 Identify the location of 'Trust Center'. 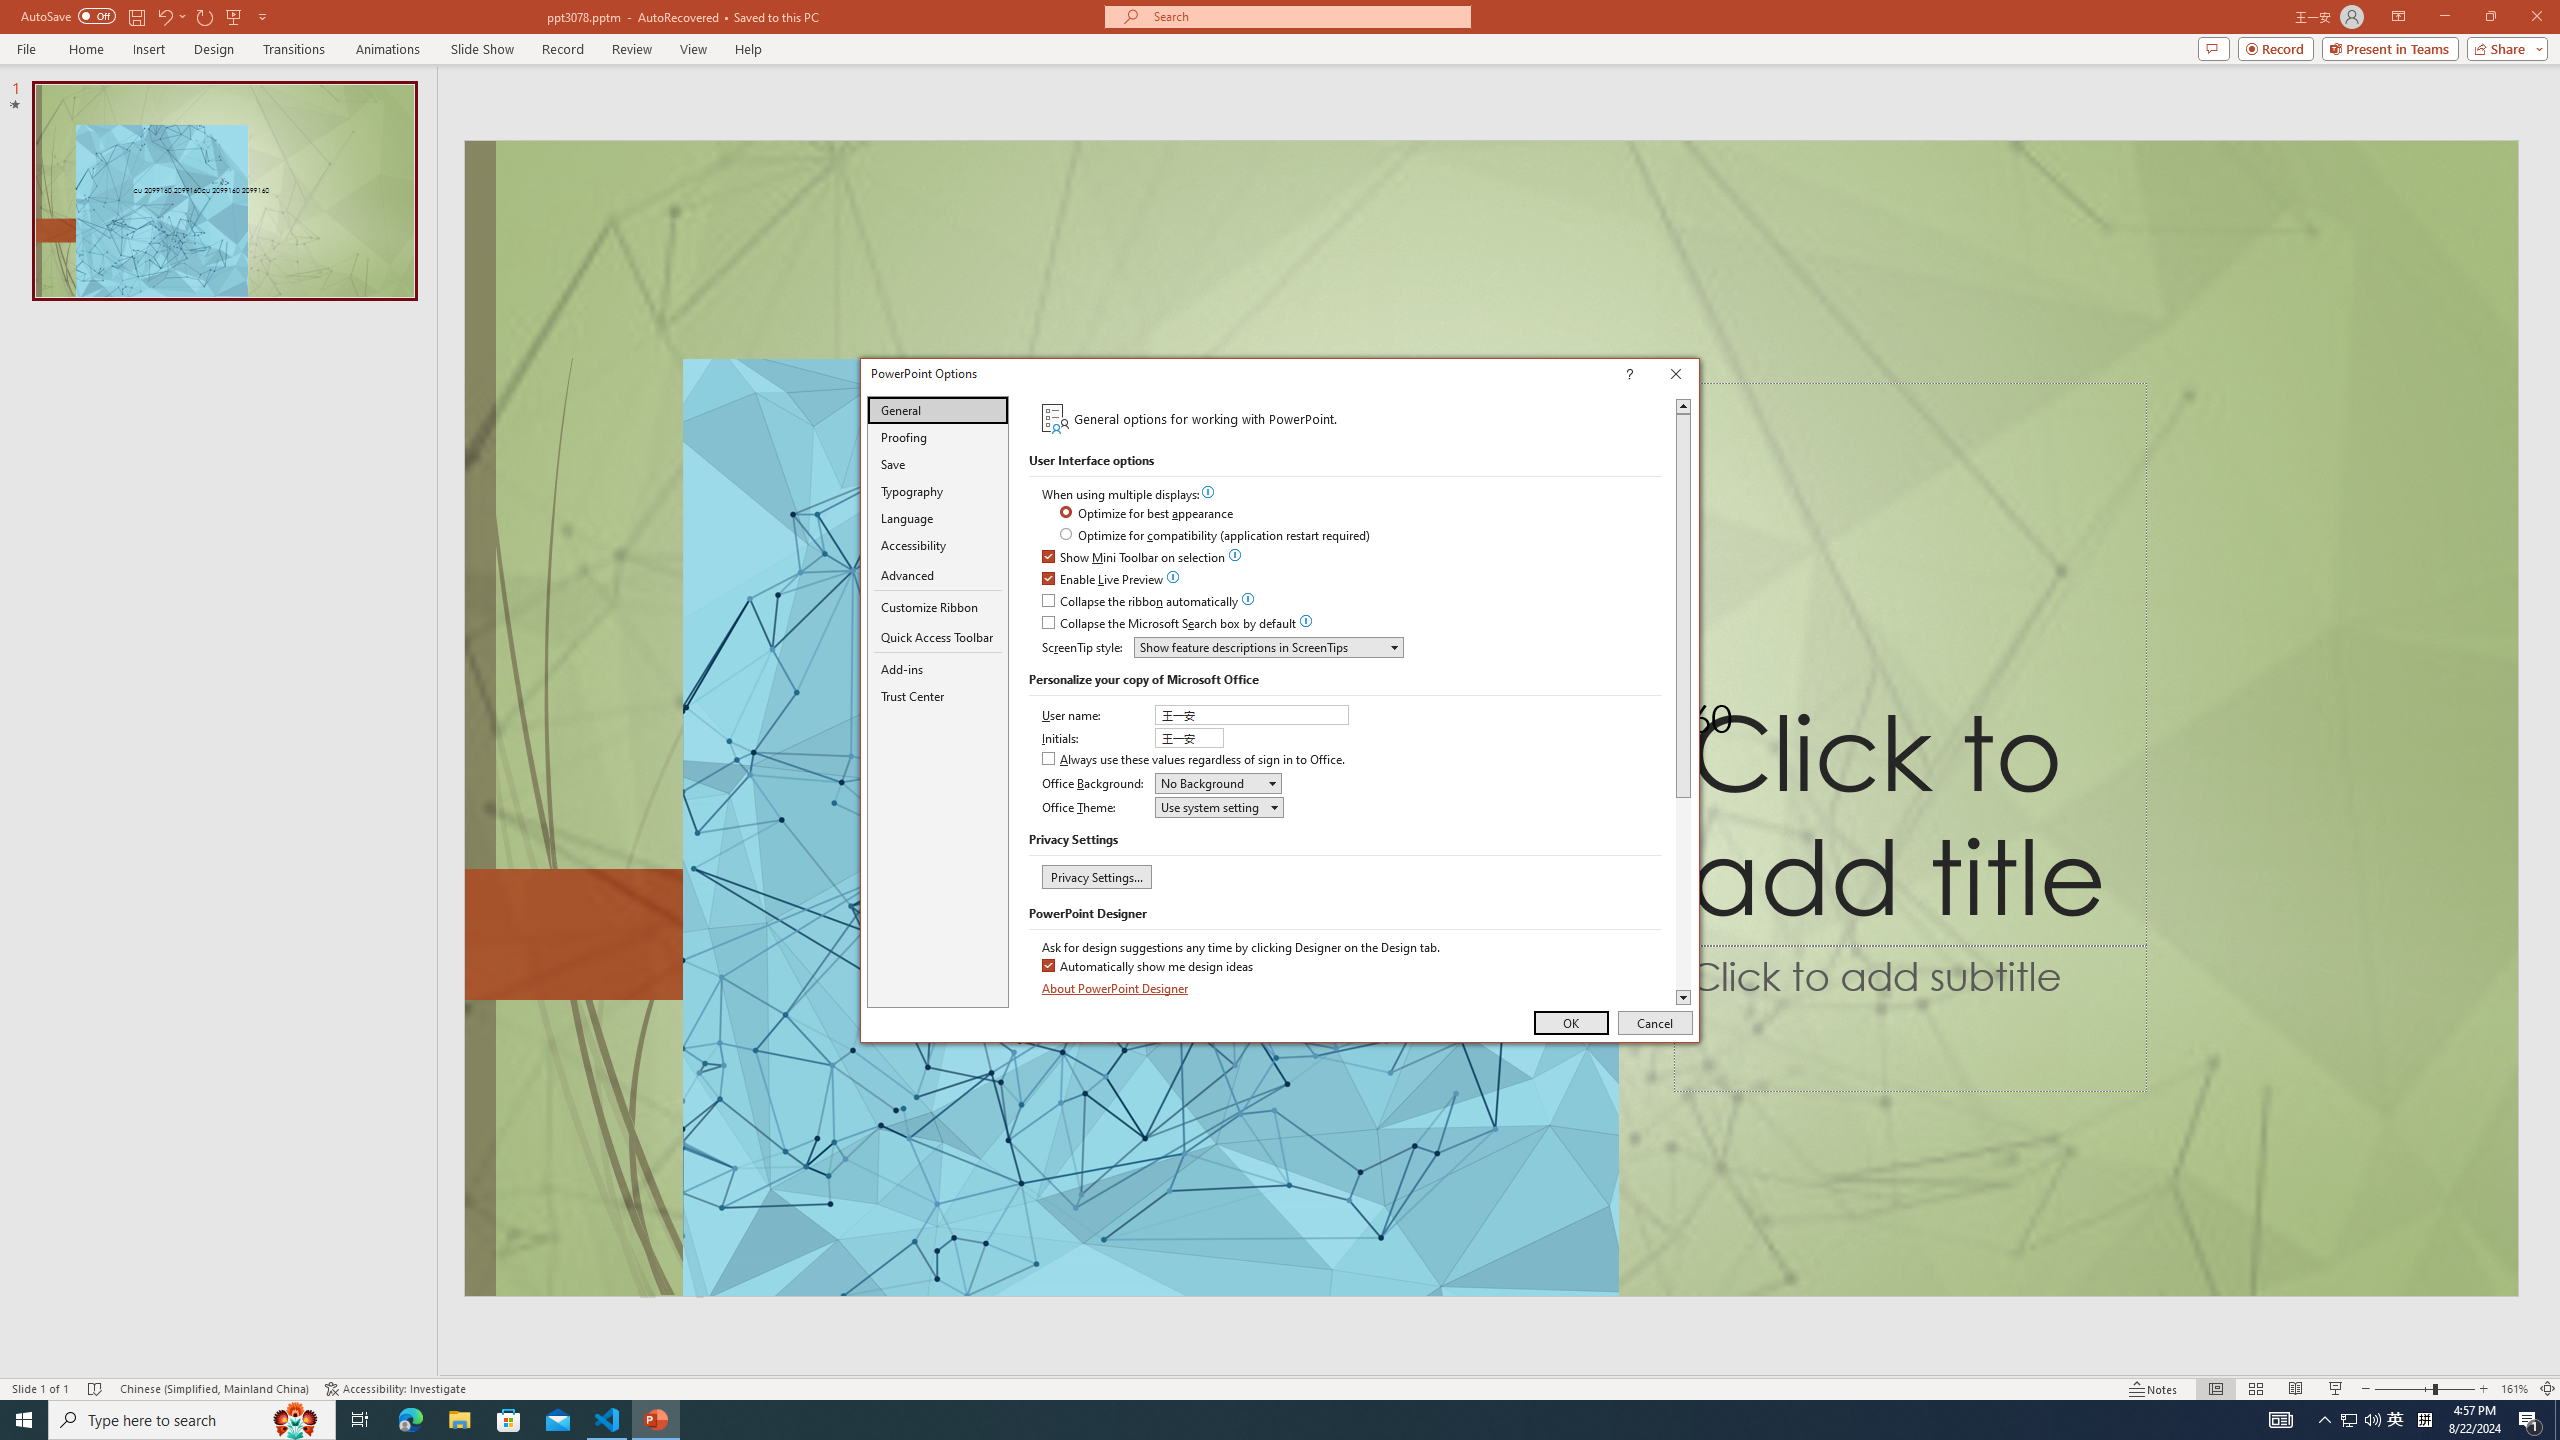
(937, 696).